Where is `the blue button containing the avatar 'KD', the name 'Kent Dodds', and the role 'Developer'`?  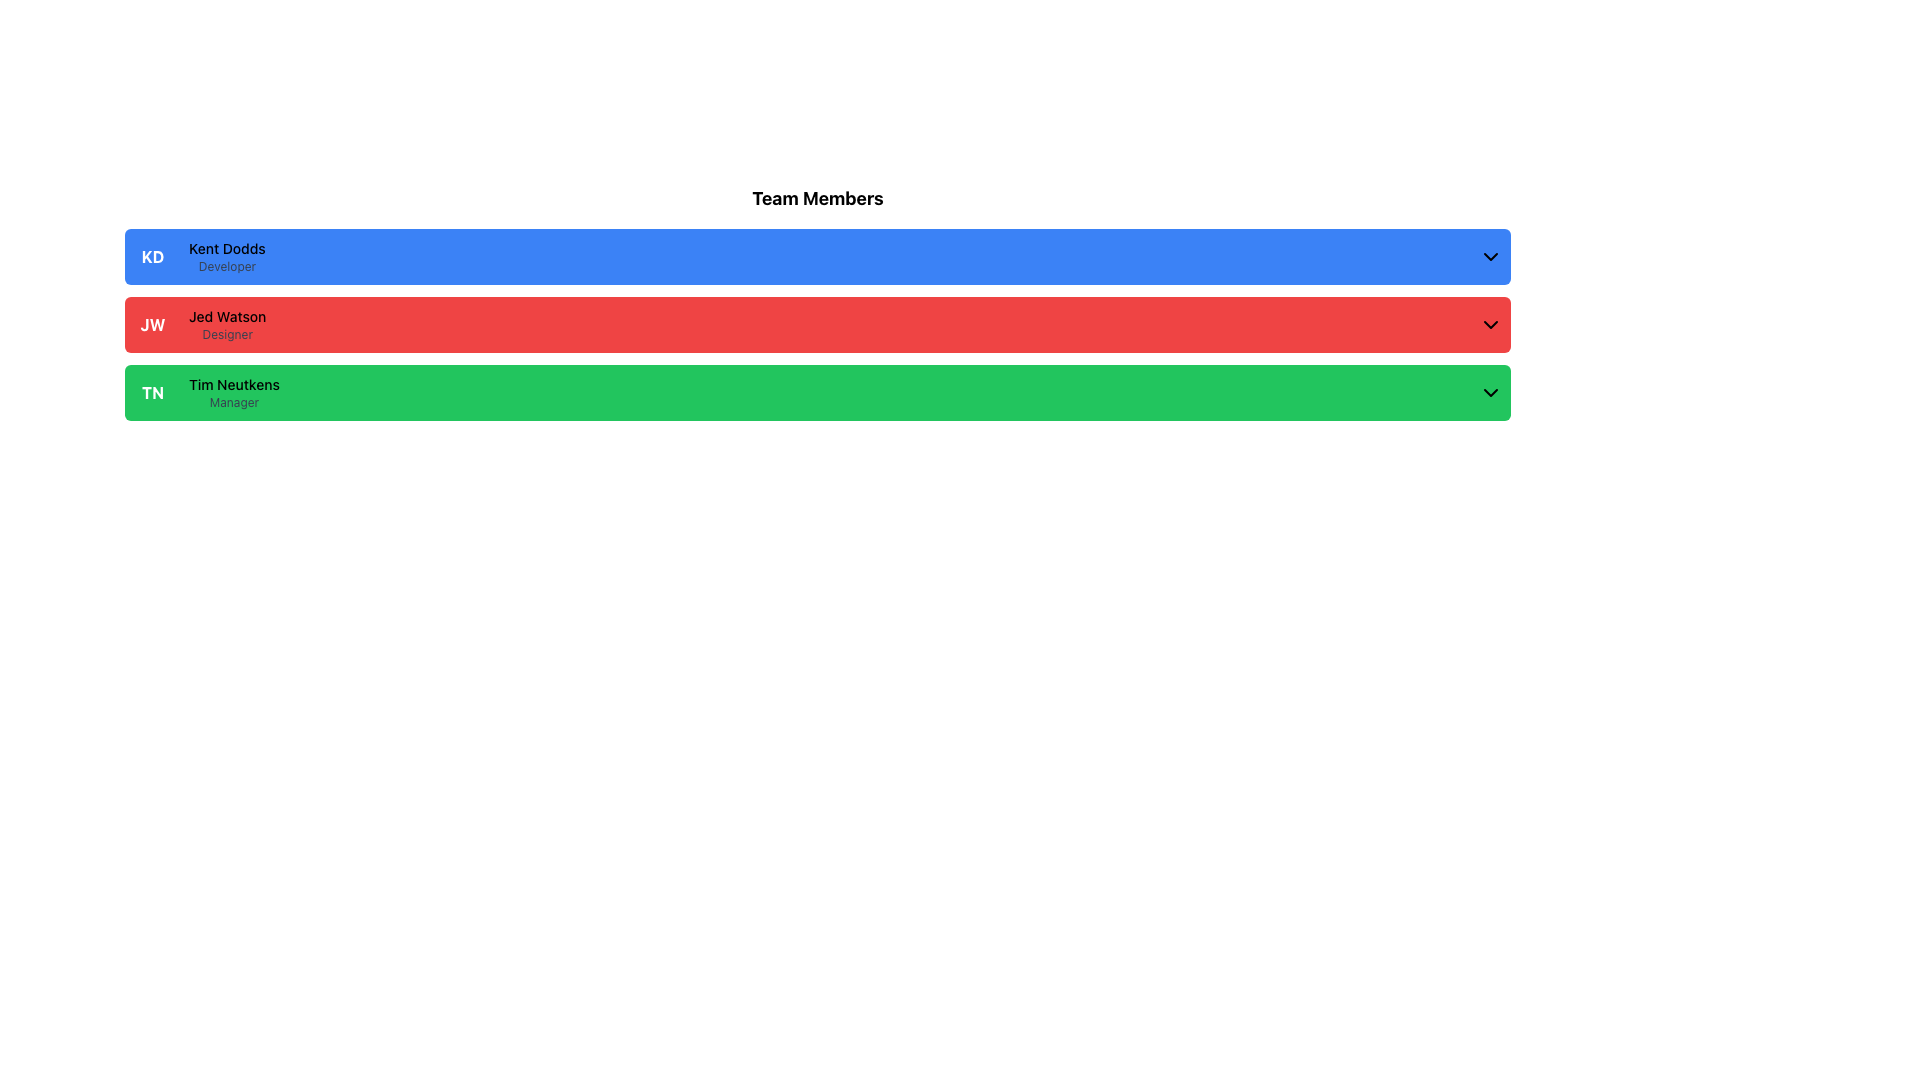 the blue button containing the avatar 'KD', the name 'Kent Dodds', and the role 'Developer' is located at coordinates (817, 256).